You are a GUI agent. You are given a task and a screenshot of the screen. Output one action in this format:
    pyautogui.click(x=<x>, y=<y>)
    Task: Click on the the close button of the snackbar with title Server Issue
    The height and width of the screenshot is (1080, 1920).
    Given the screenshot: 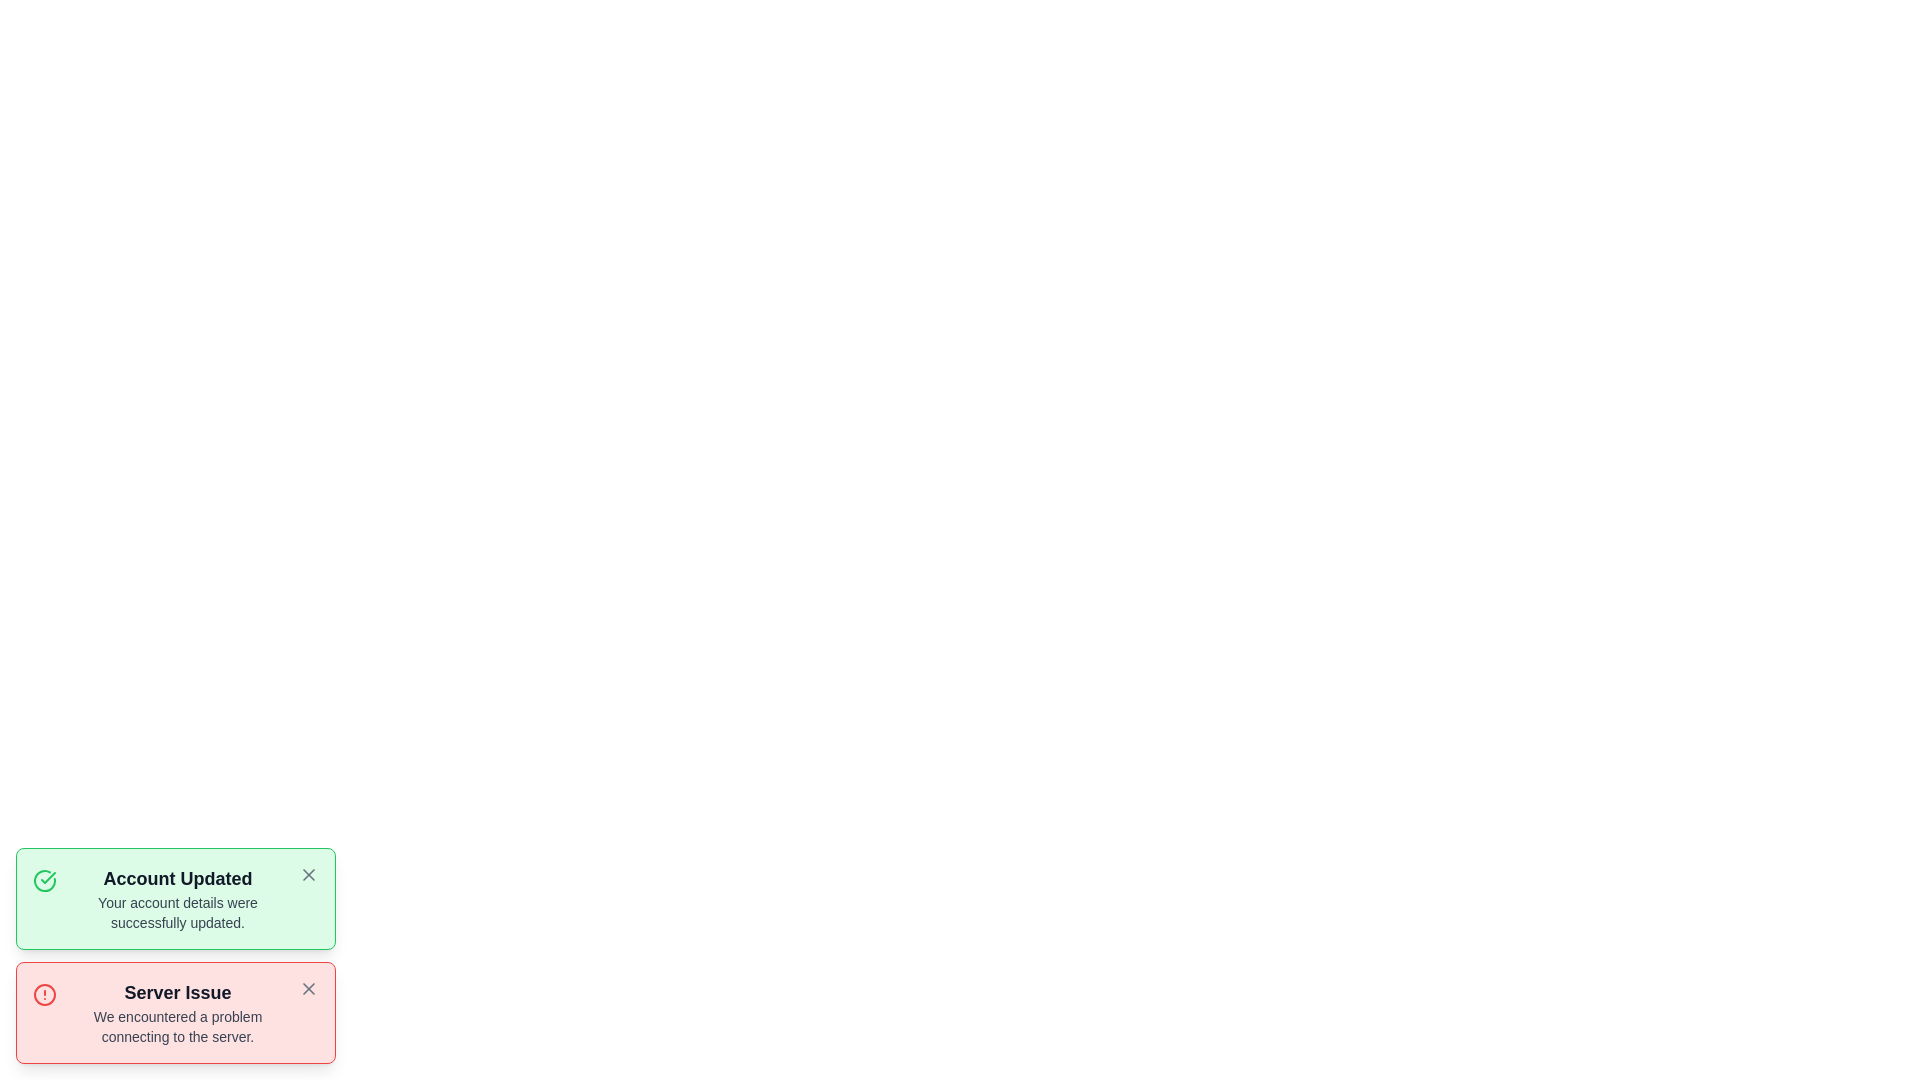 What is the action you would take?
    pyautogui.click(x=307, y=987)
    